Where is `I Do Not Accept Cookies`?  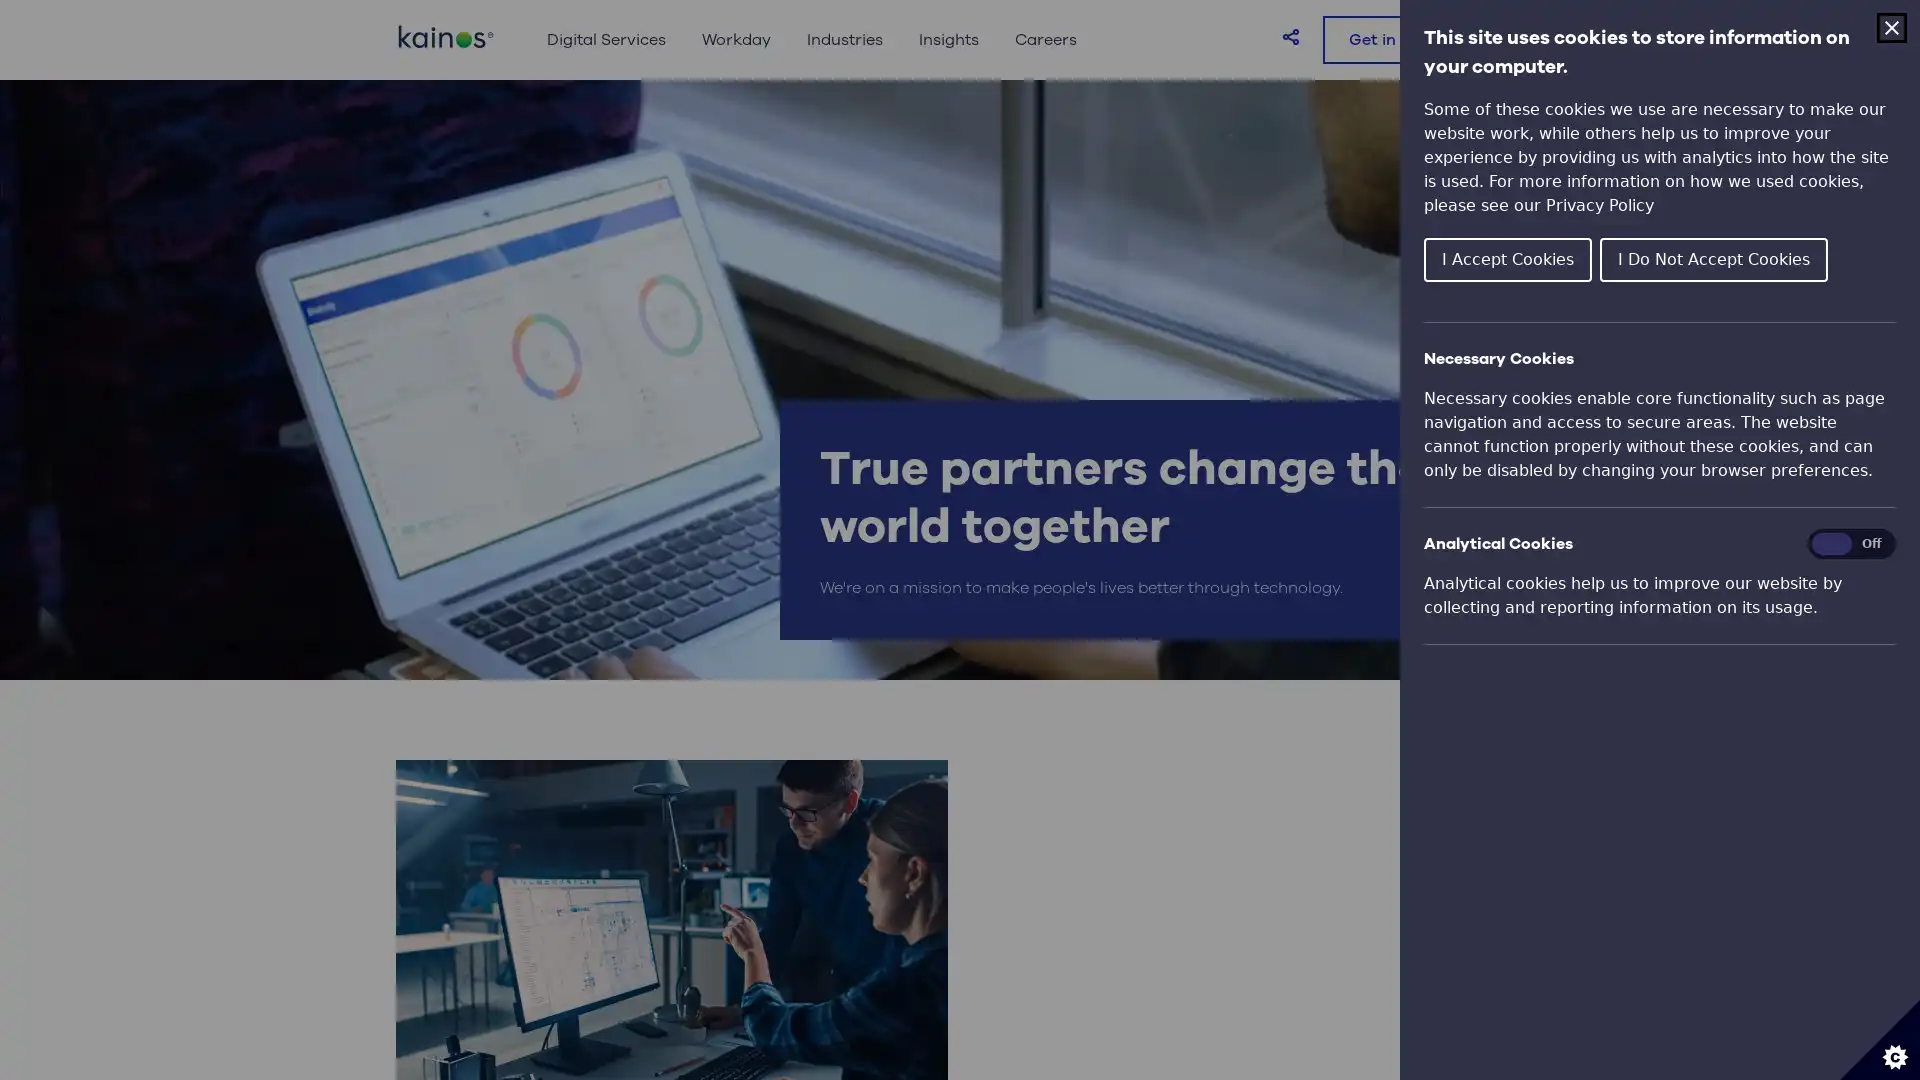 I Do Not Accept Cookies is located at coordinates (1712, 257).